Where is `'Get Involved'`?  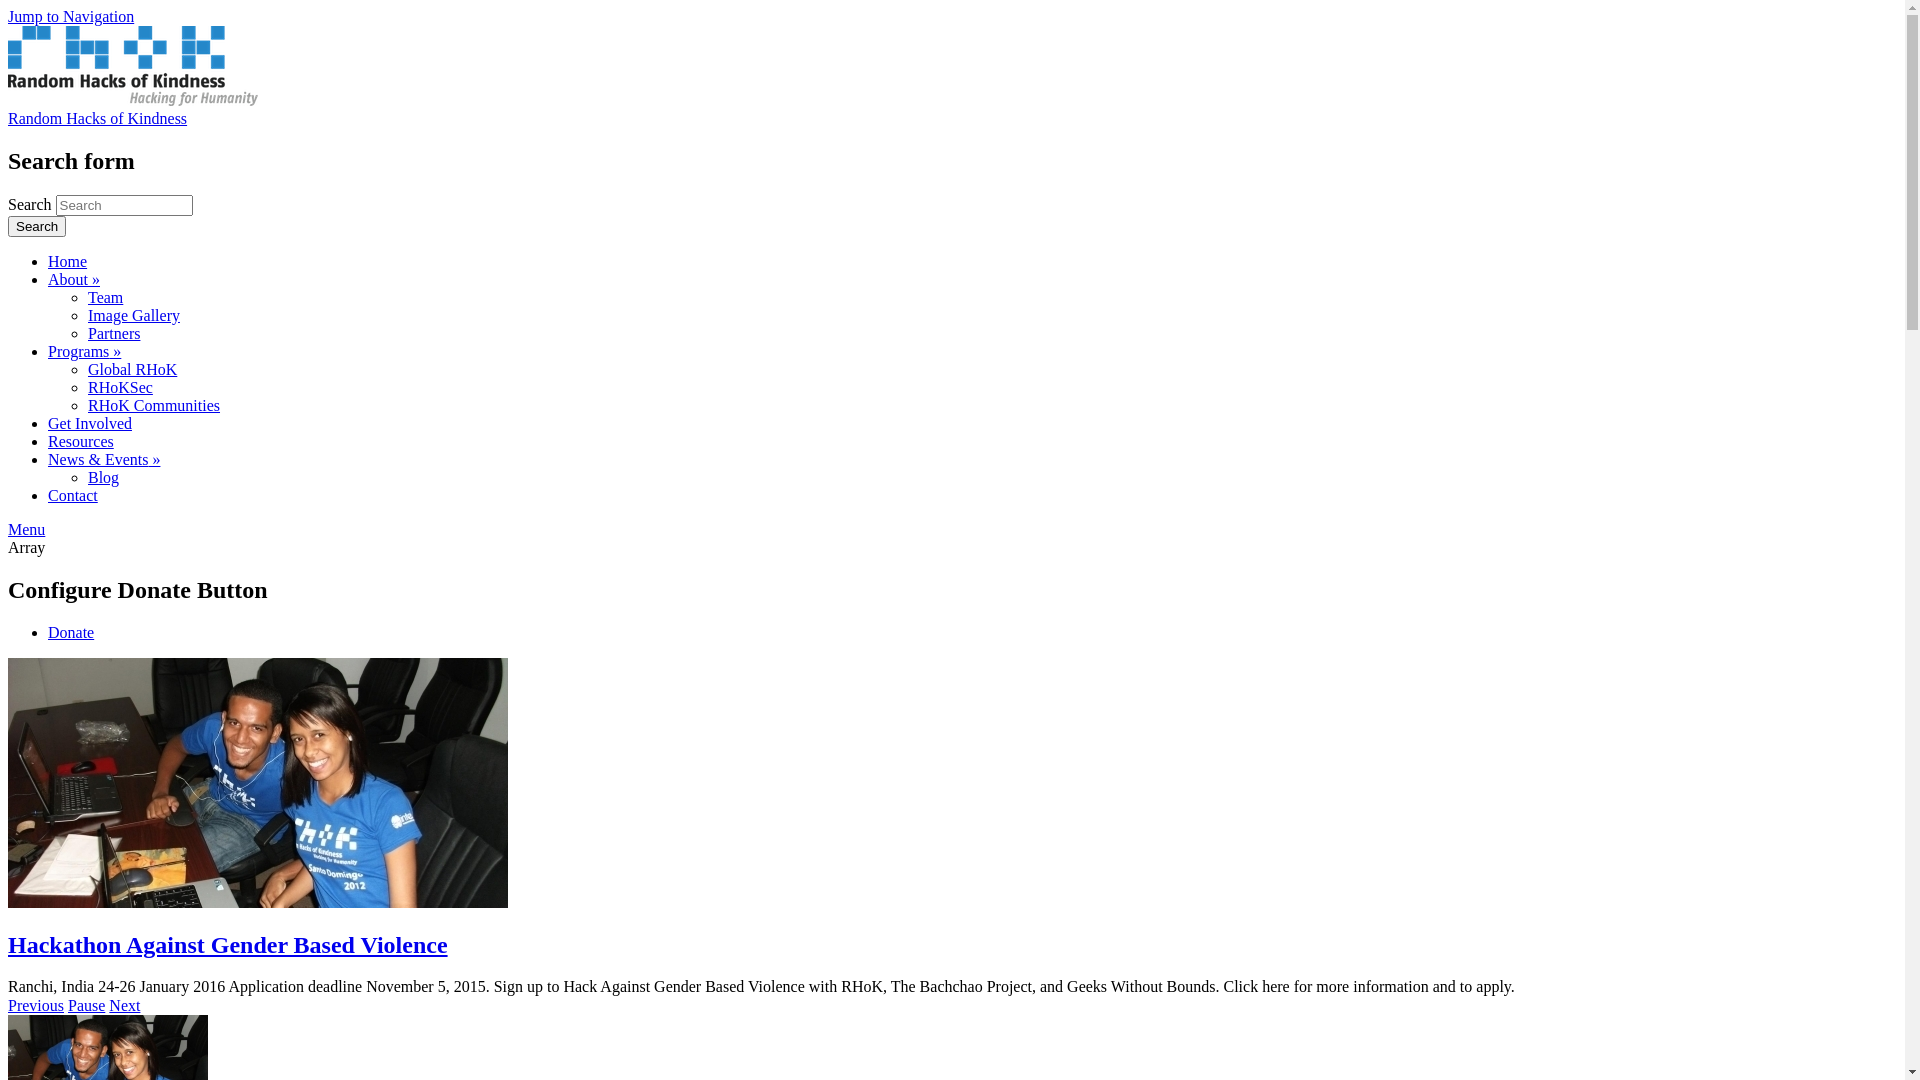
'Get Involved' is located at coordinates (48, 422).